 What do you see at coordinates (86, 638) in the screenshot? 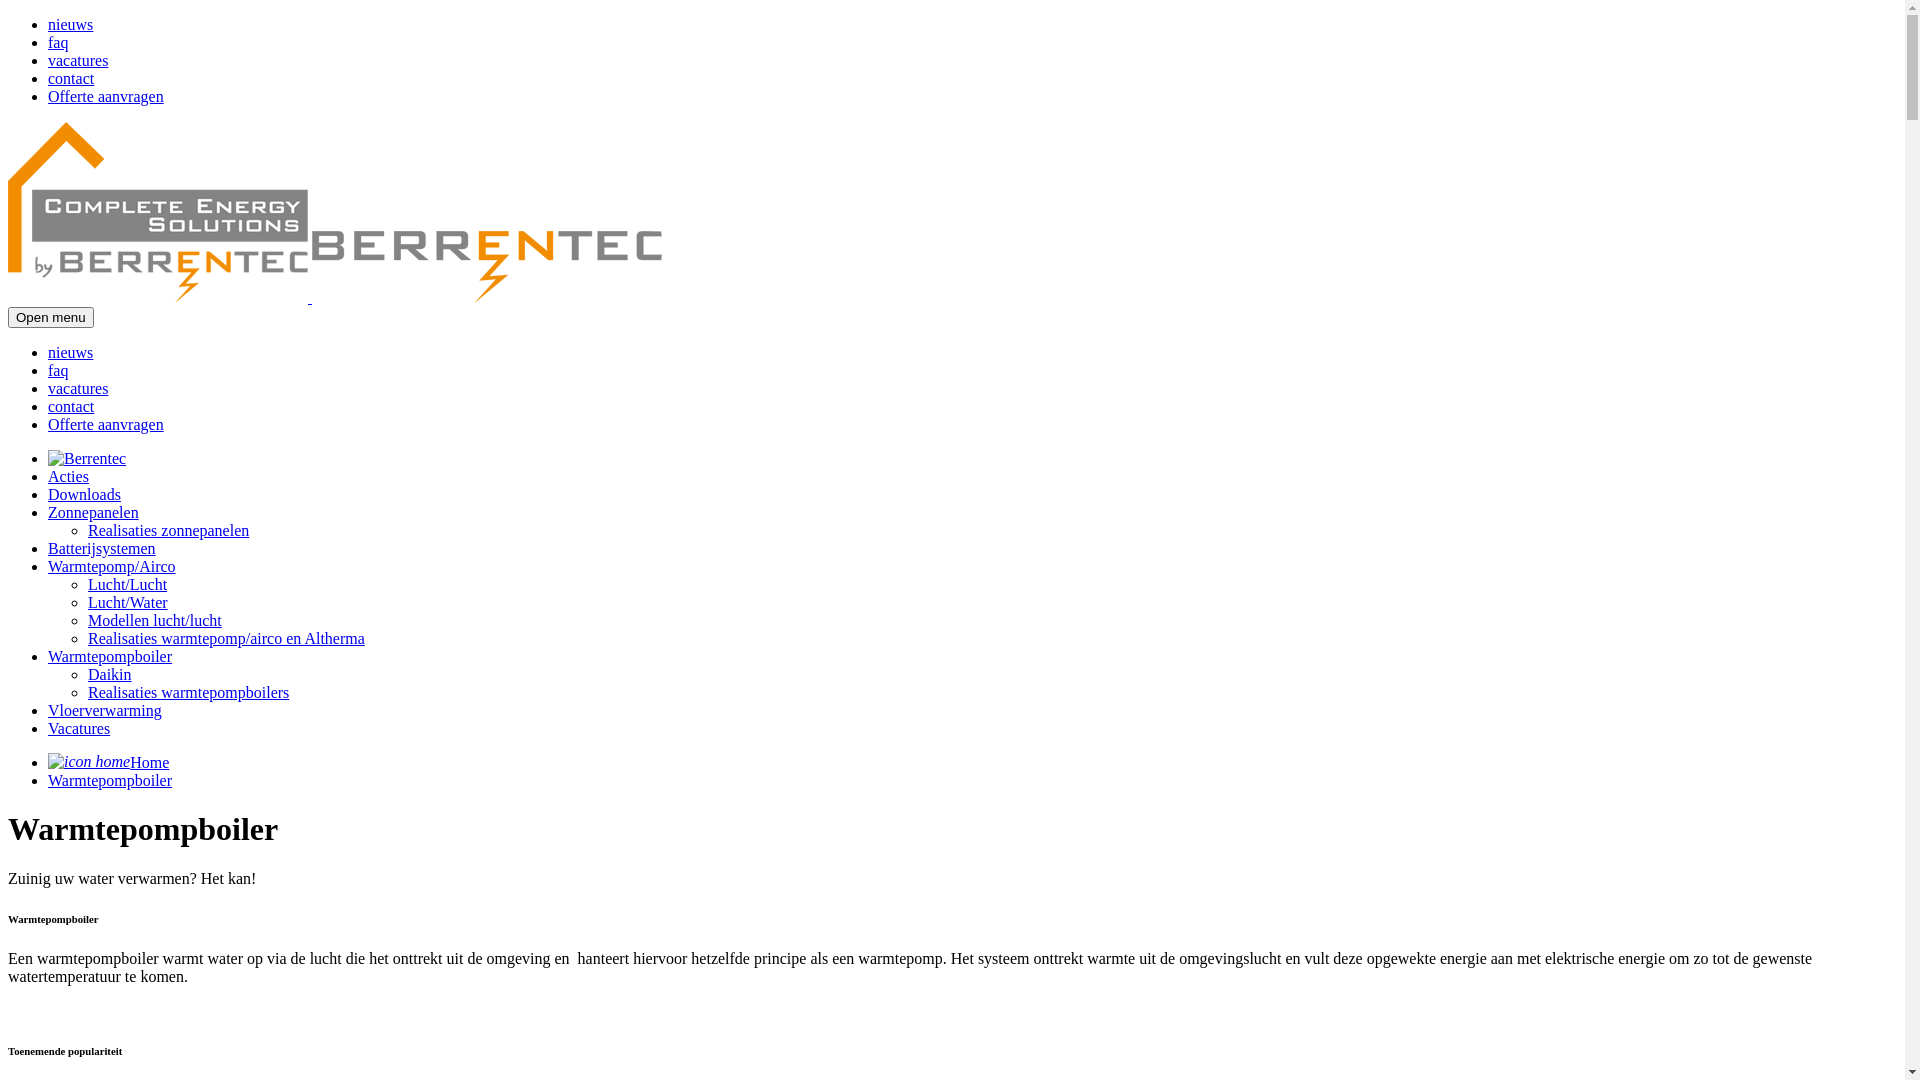
I see `'Realisaties warmtepomp/airco en Altherma'` at bounding box center [86, 638].